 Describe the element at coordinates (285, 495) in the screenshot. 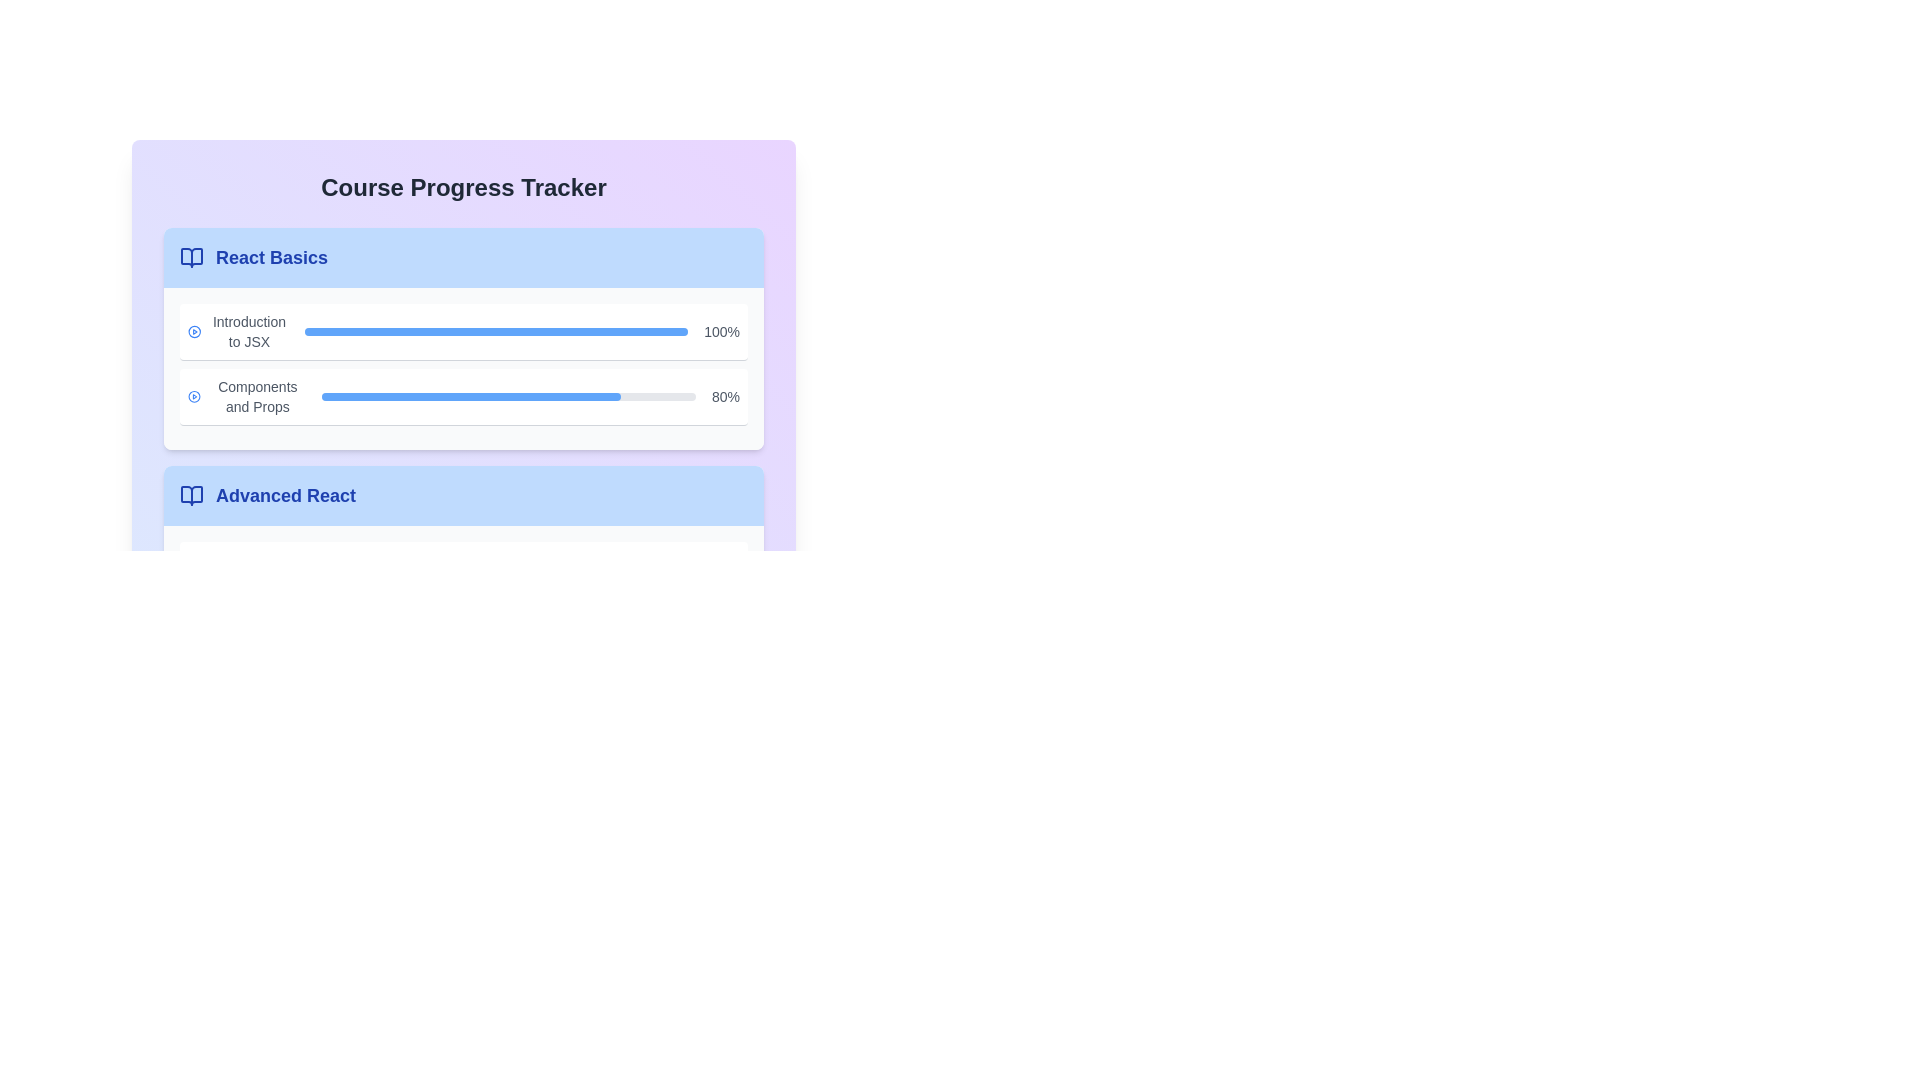

I see `the text label indicating the title of the 'Advanced React' module in the course progress tracker, which is positioned to the right of a book icon and below the 'React Basics' section` at that location.